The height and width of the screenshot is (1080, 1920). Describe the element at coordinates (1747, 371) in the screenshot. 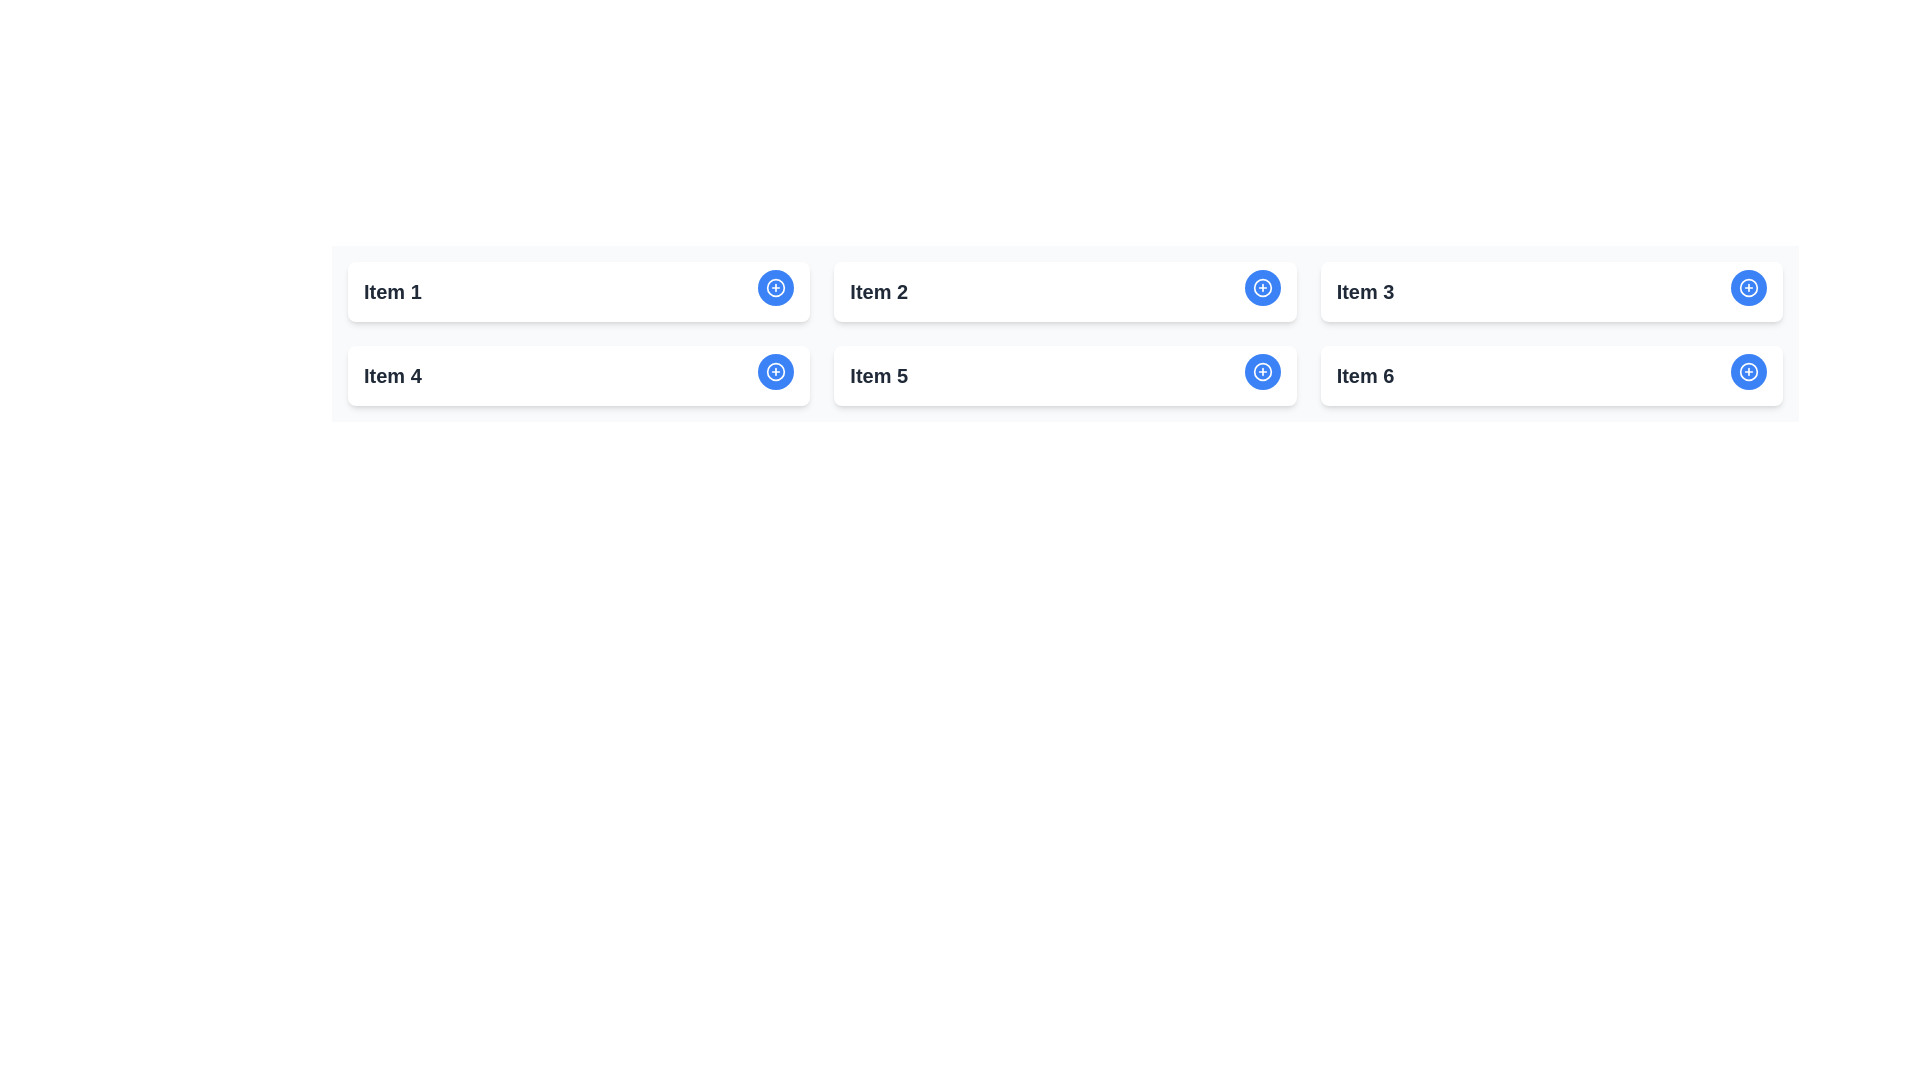

I see `the button located at the bottom-right of the 'Item 6' card` at that location.